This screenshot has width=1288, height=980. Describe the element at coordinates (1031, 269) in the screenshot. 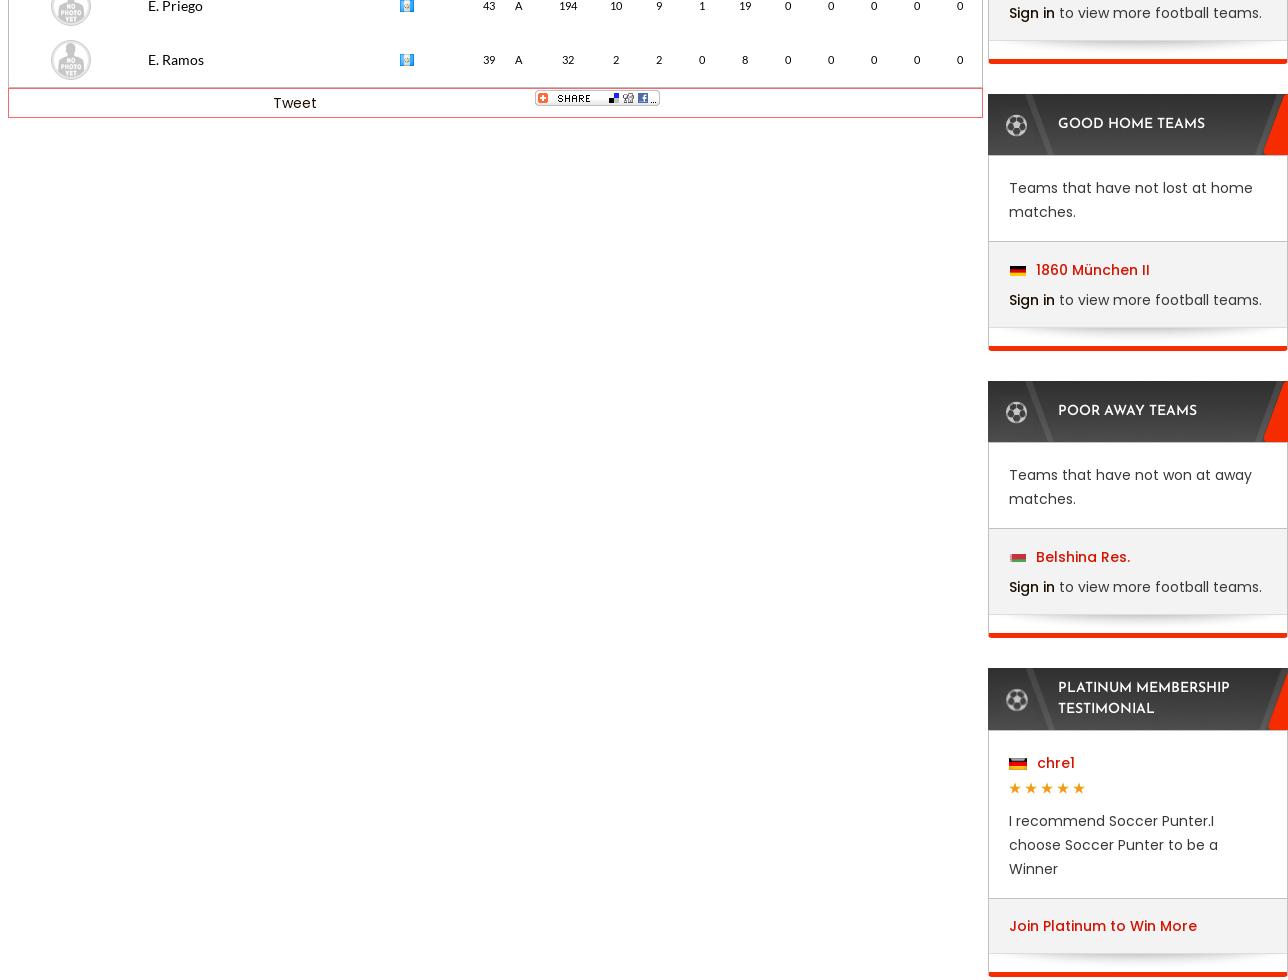

I see `'1860 München II'` at that location.